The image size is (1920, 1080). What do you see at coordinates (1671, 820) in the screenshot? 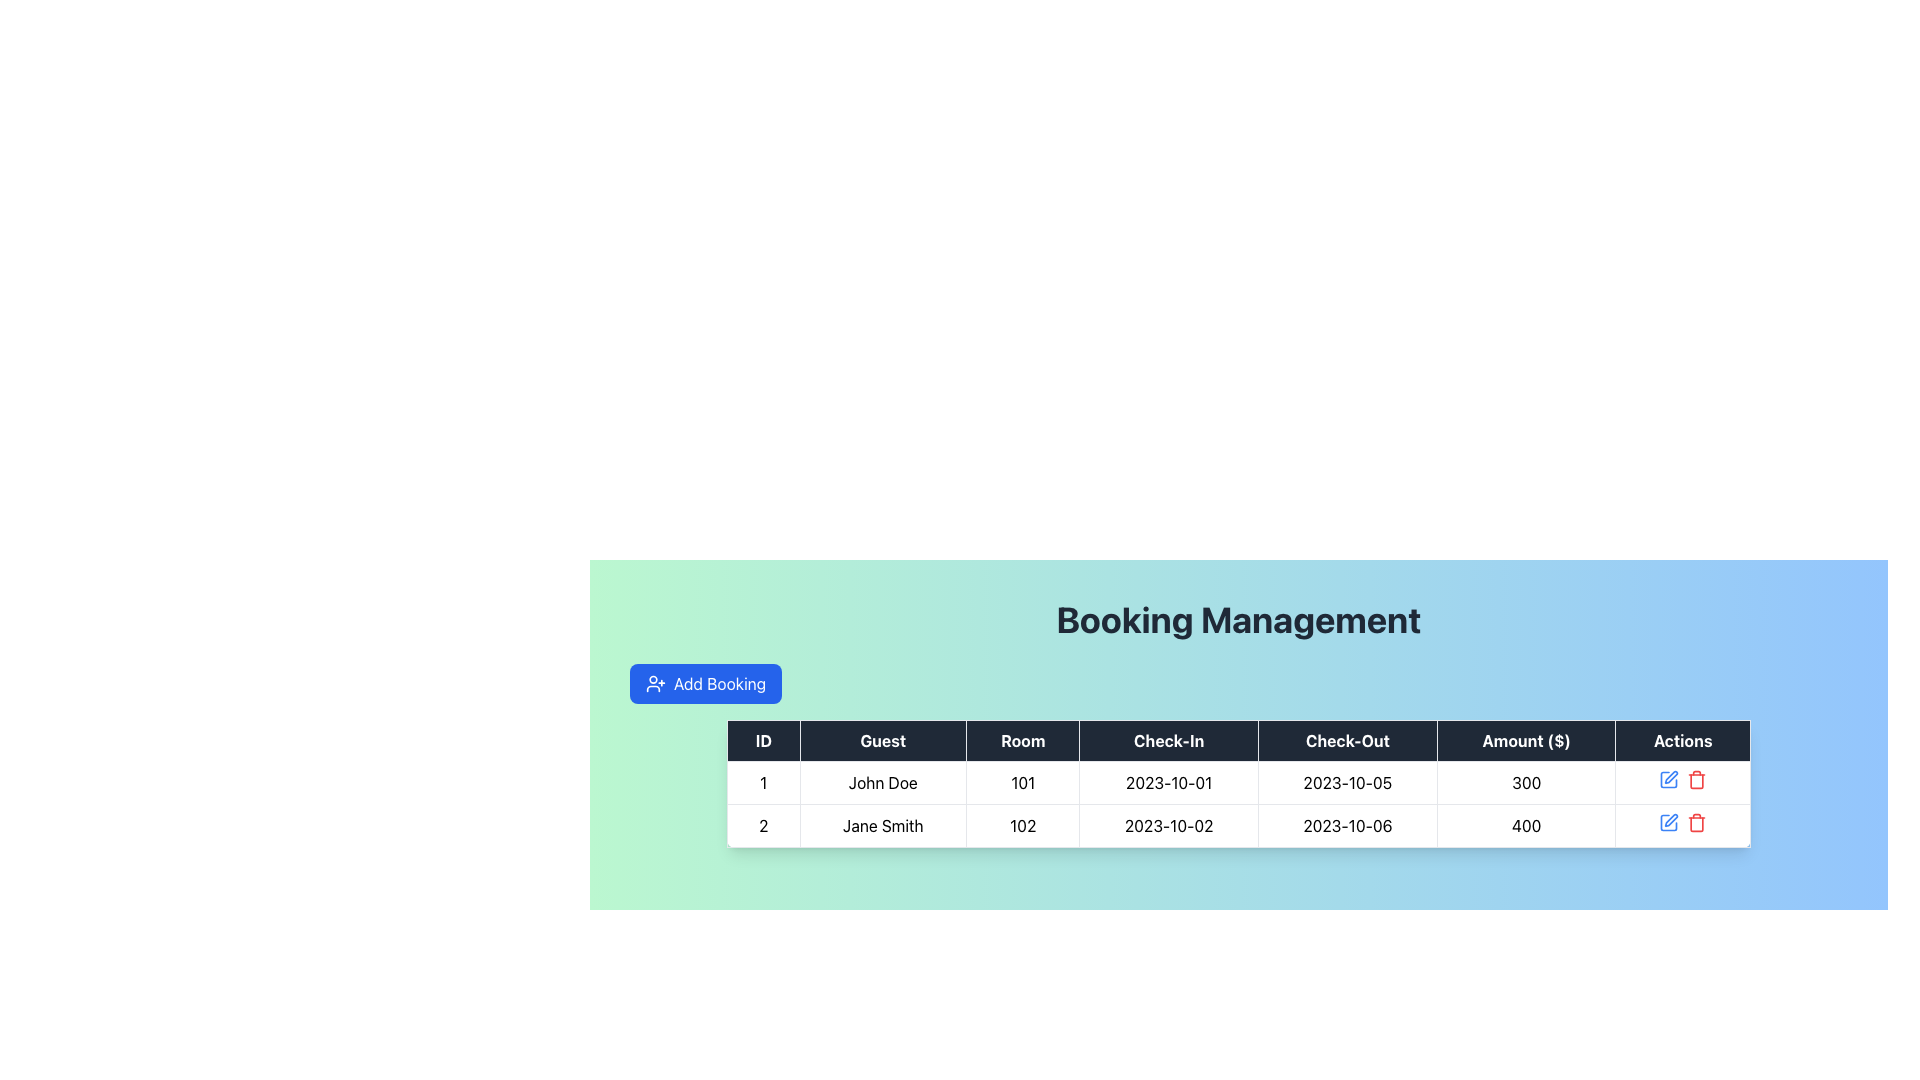
I see `the Edit icon button located in the Actions column of the table, associated with the second row entry for Jane Smith` at bounding box center [1671, 820].